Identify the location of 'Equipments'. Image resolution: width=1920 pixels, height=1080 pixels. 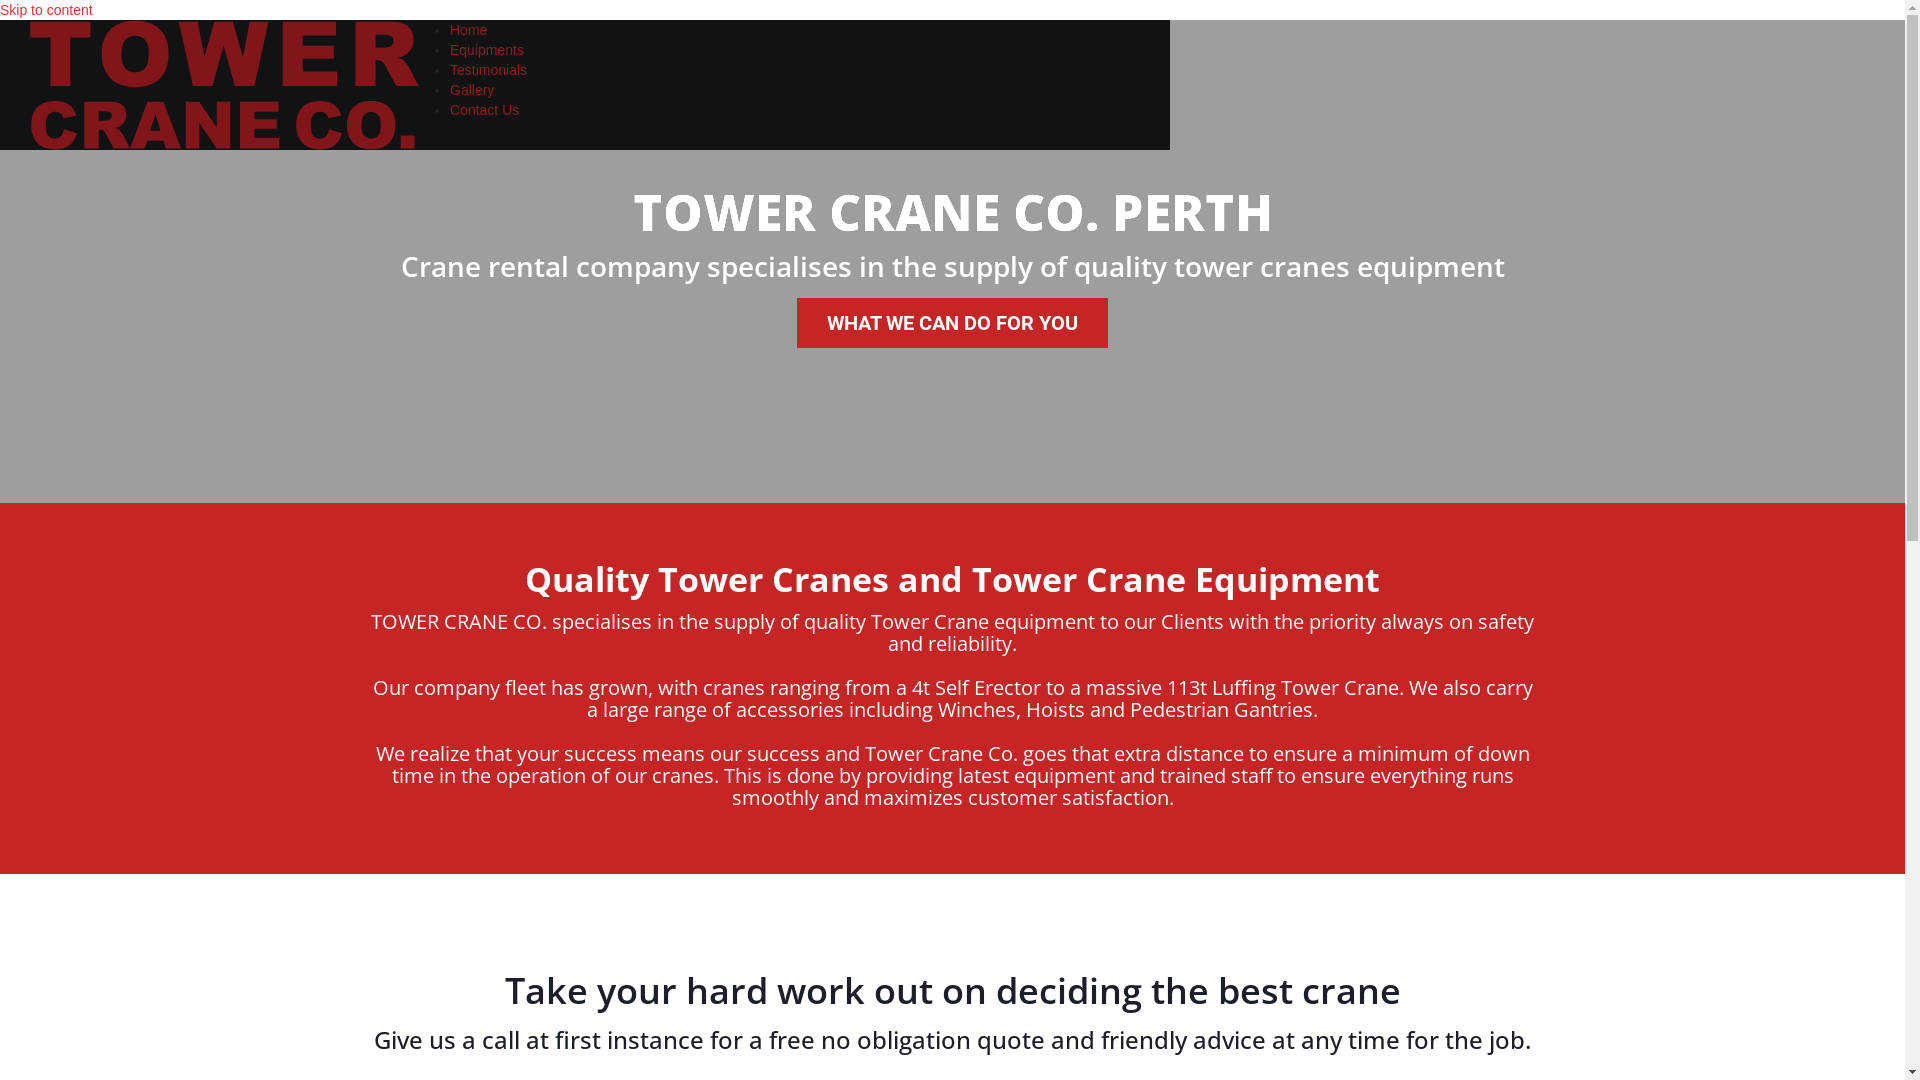
(486, 49).